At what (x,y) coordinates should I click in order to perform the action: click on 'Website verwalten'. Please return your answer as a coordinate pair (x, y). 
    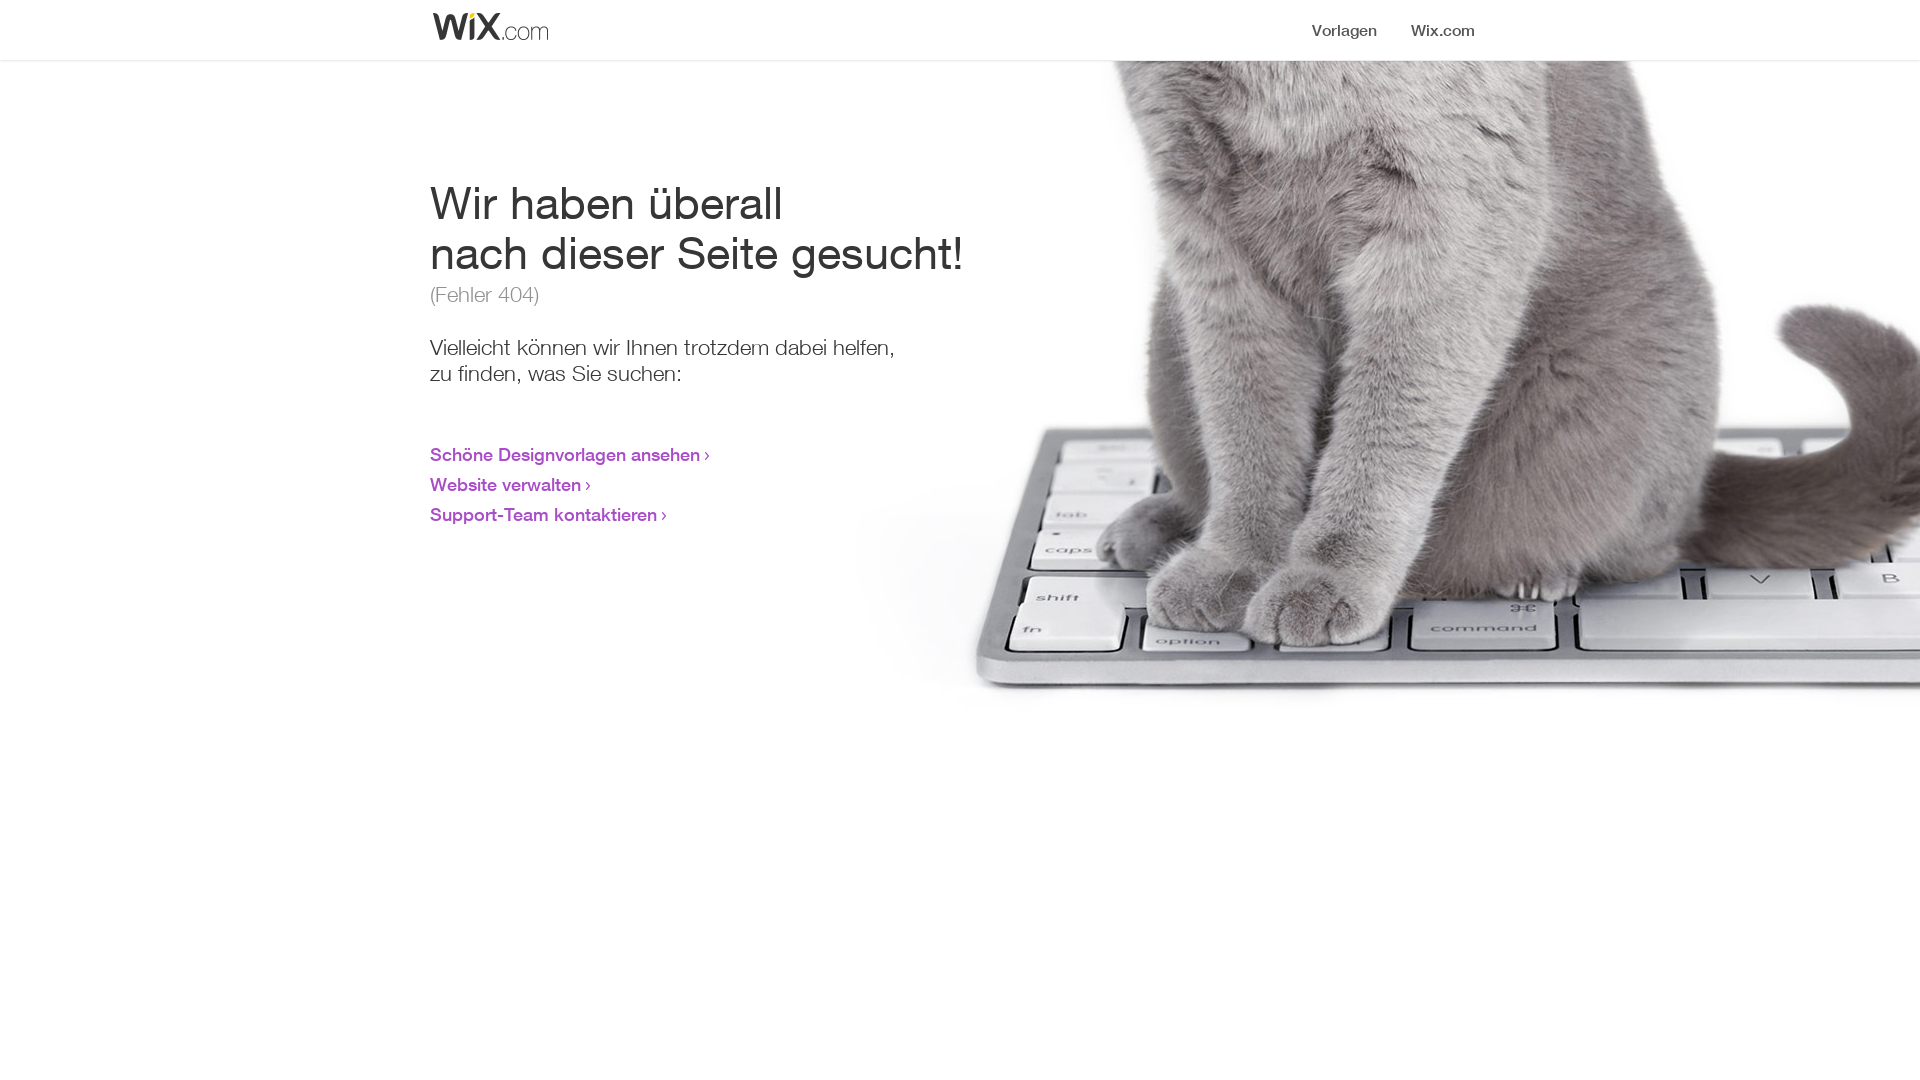
    Looking at the image, I should click on (505, 483).